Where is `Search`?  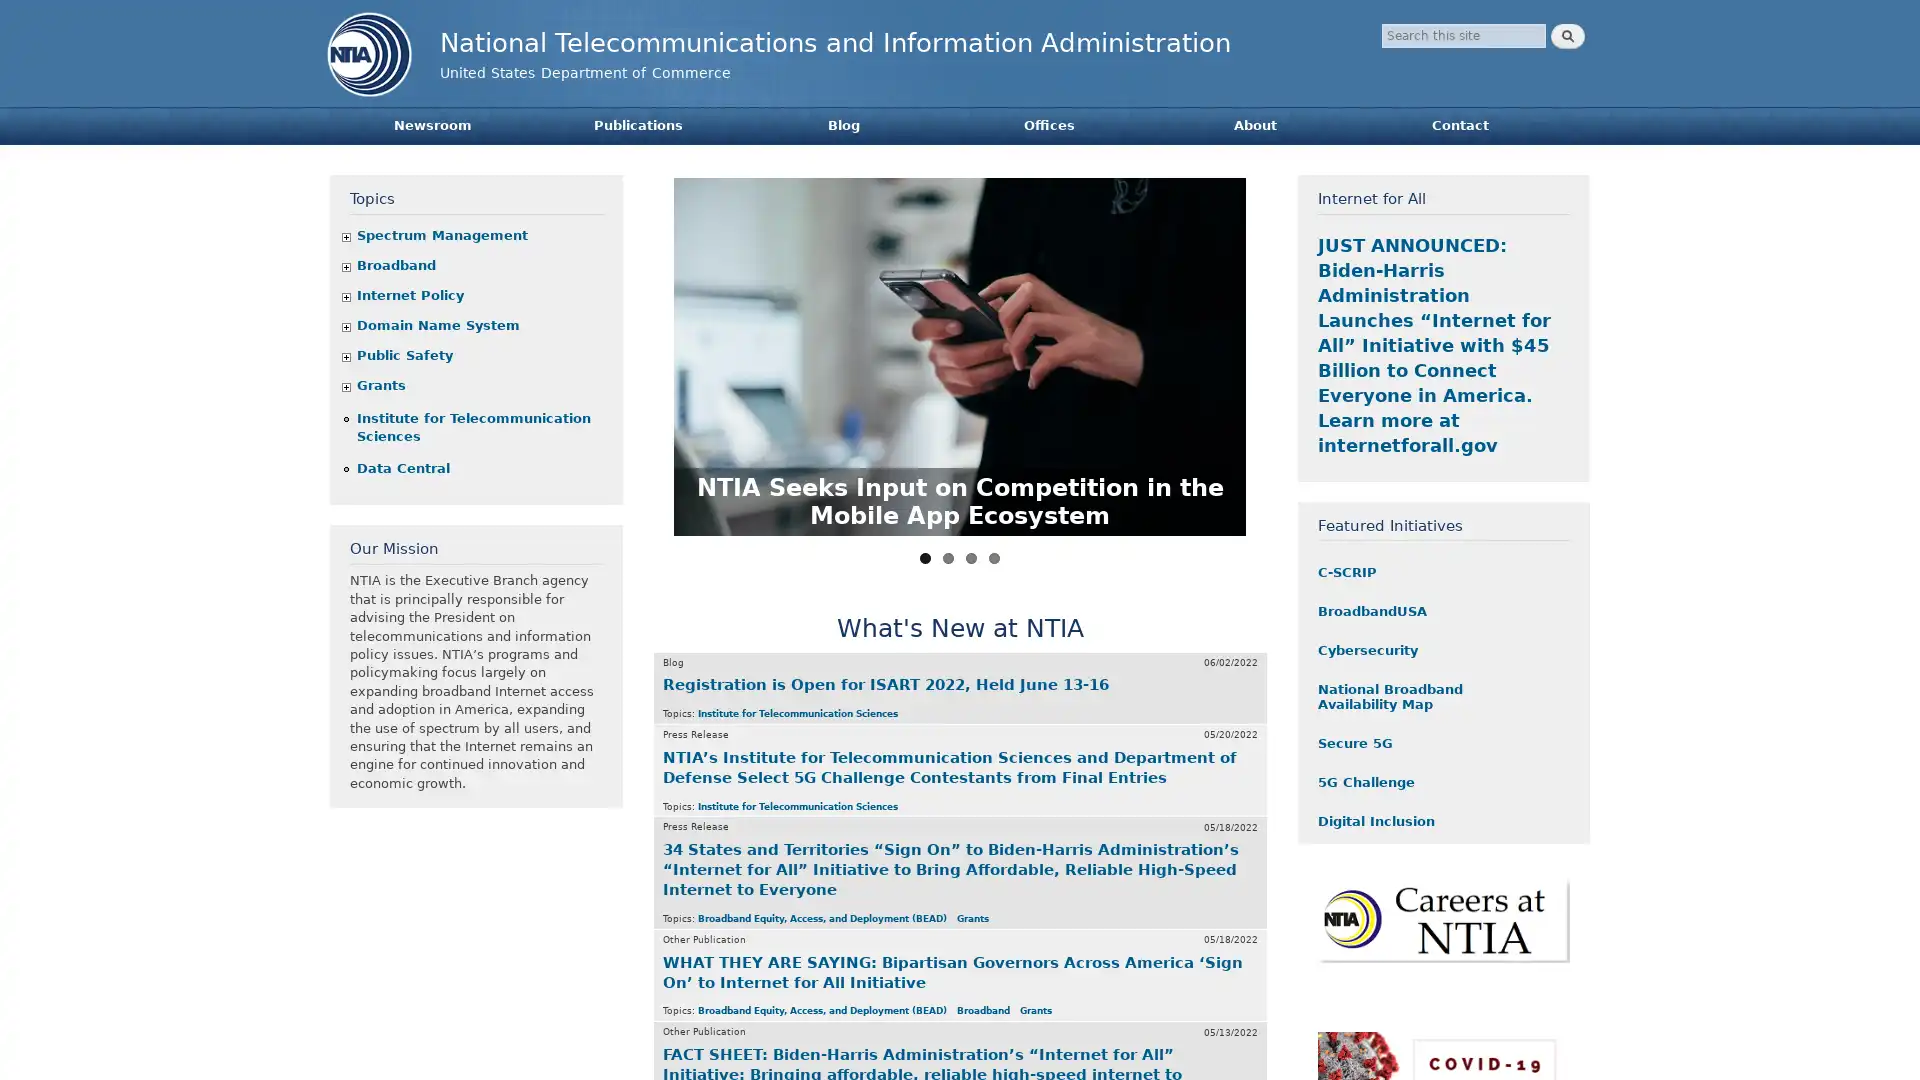
Search is located at coordinates (1567, 36).